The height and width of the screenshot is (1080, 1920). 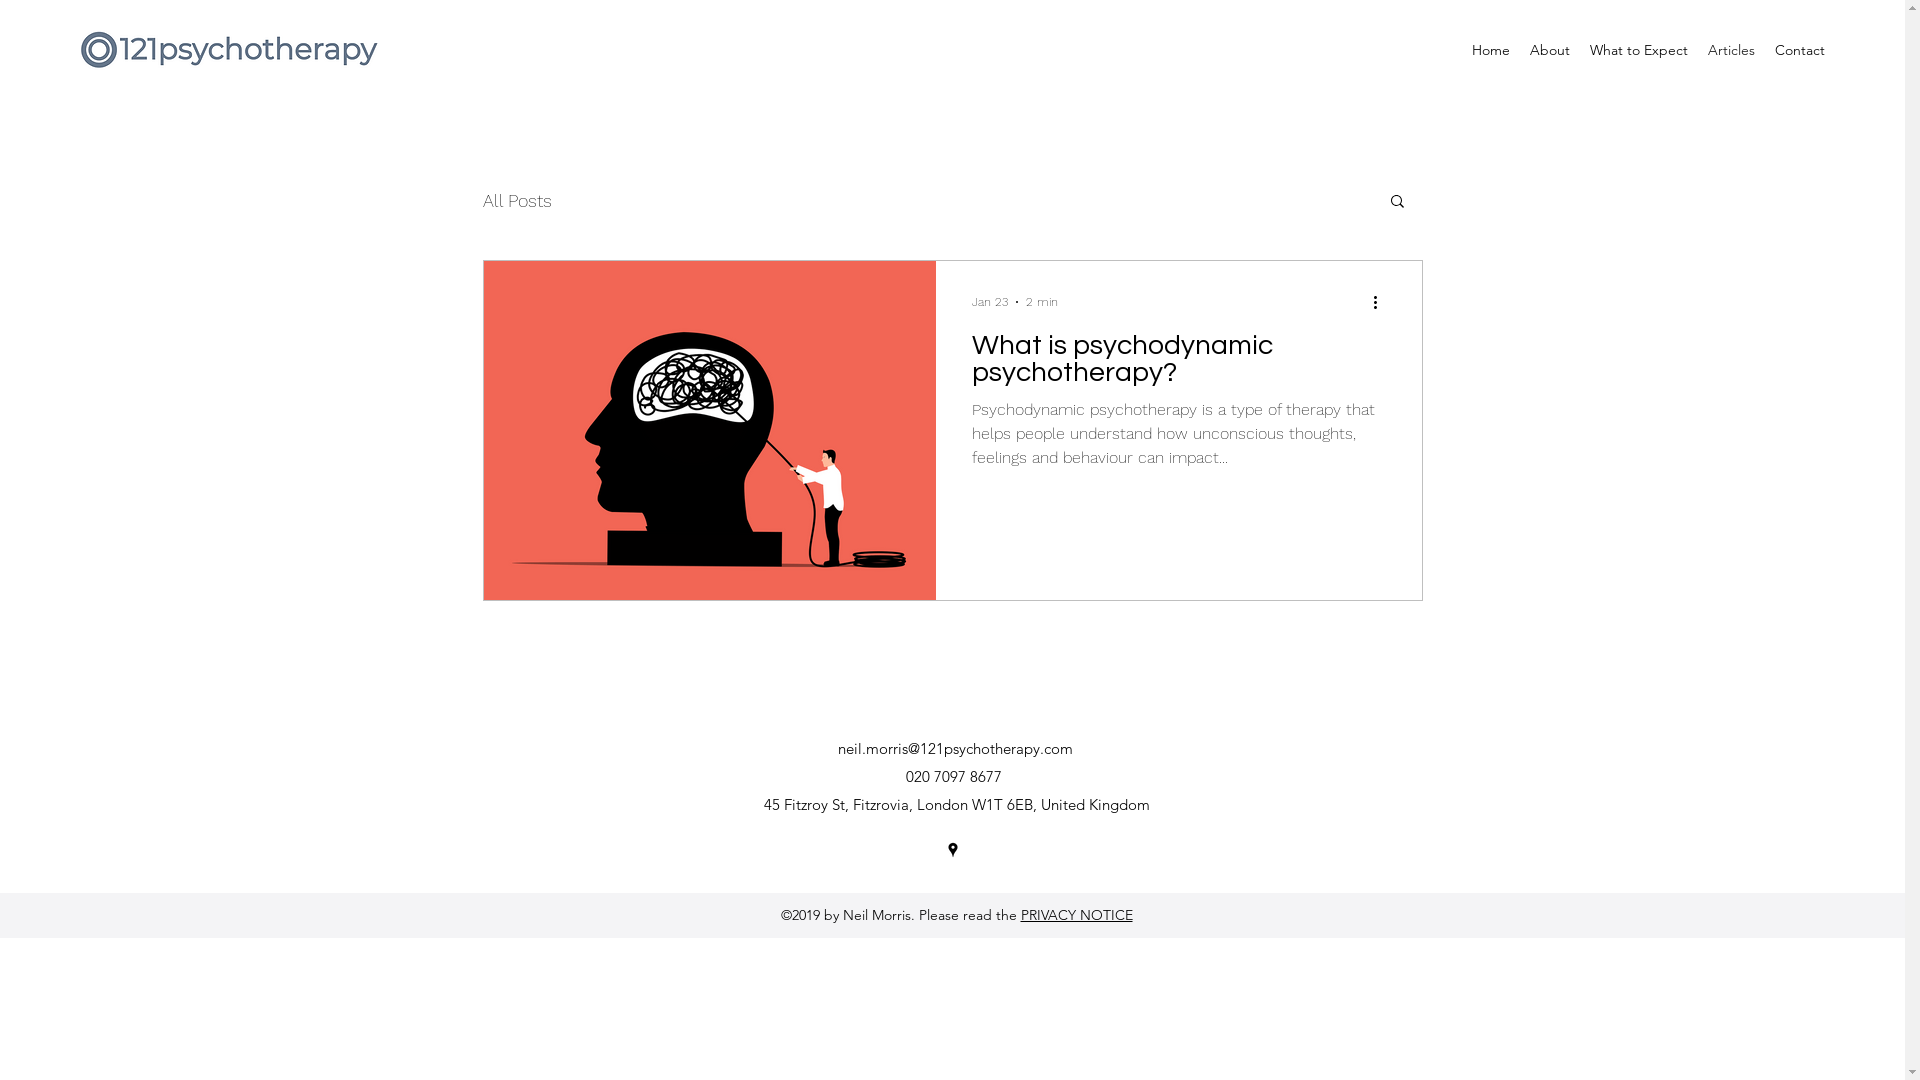 I want to click on 'neil.morris@121psychotherapy.com', so click(x=838, y=748).